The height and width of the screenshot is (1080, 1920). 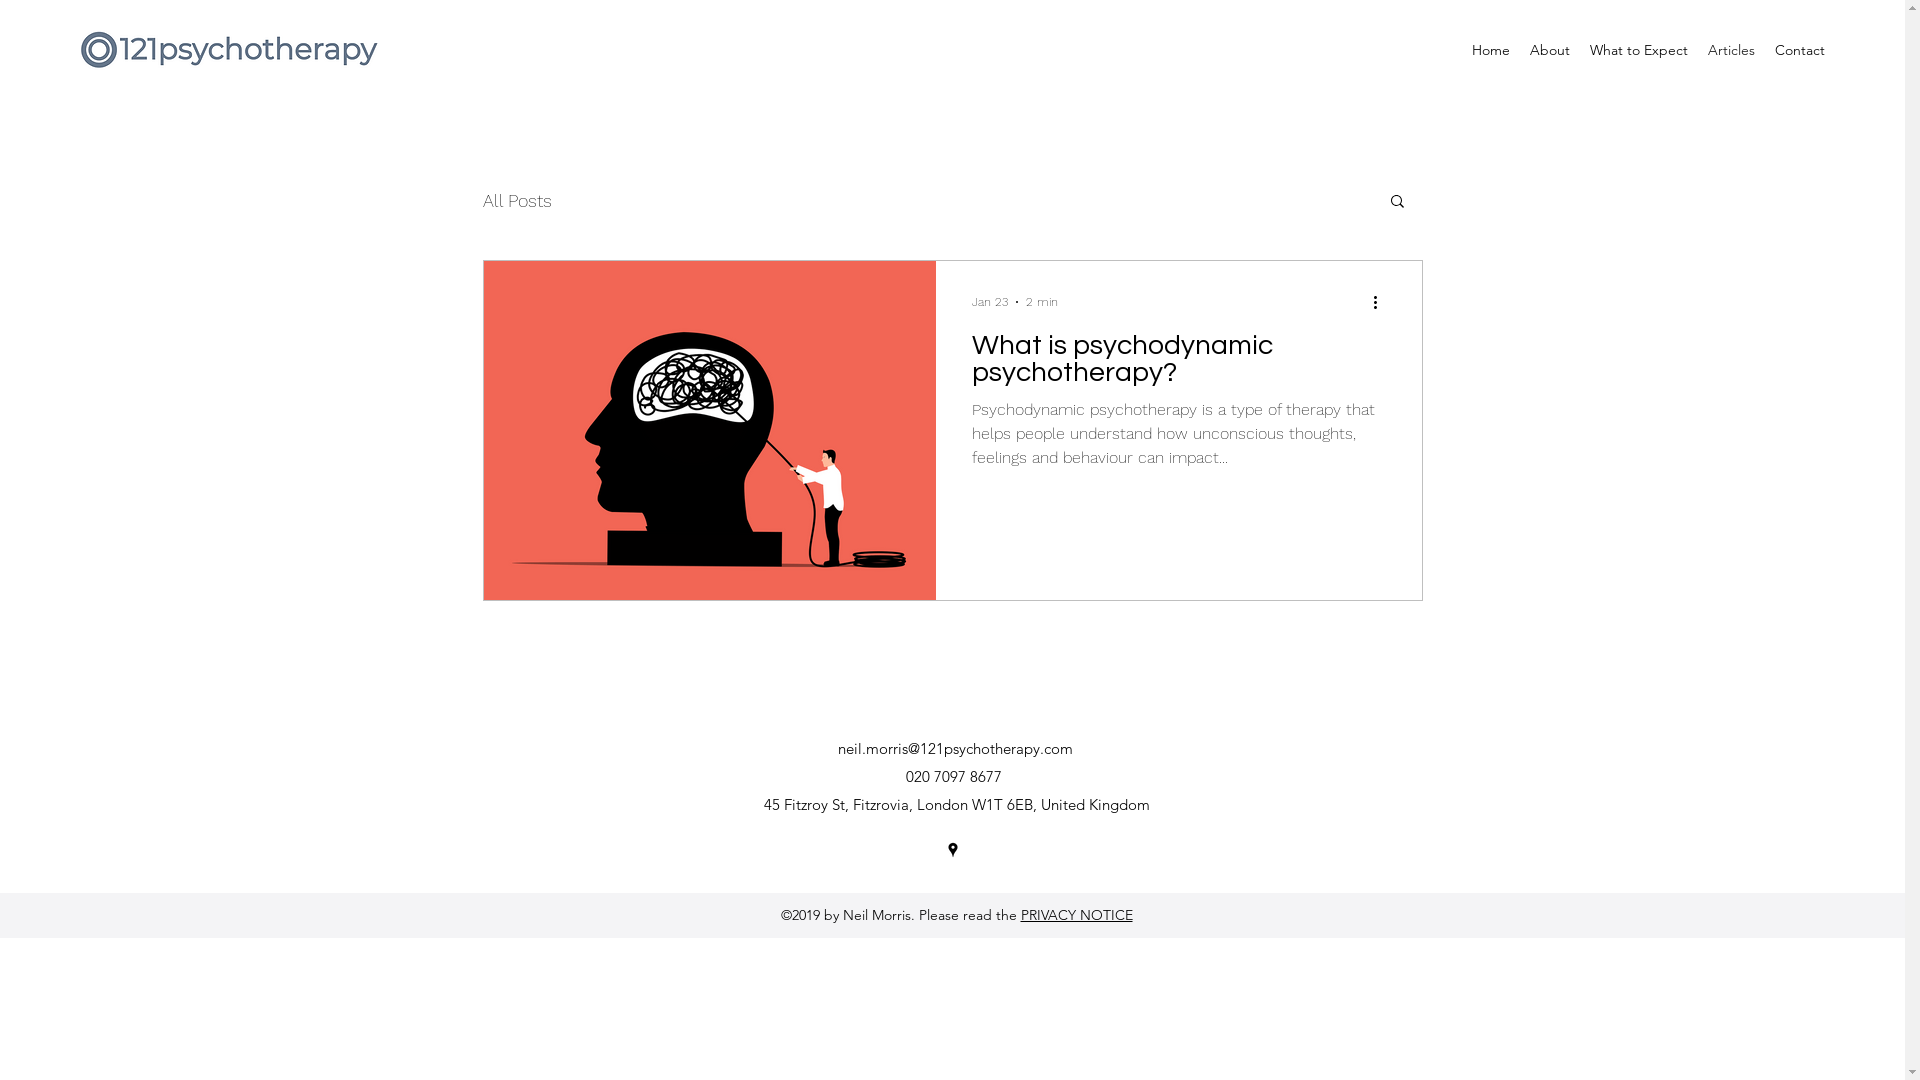 I want to click on 'neil.morris@121psychotherapy.com', so click(x=838, y=748).